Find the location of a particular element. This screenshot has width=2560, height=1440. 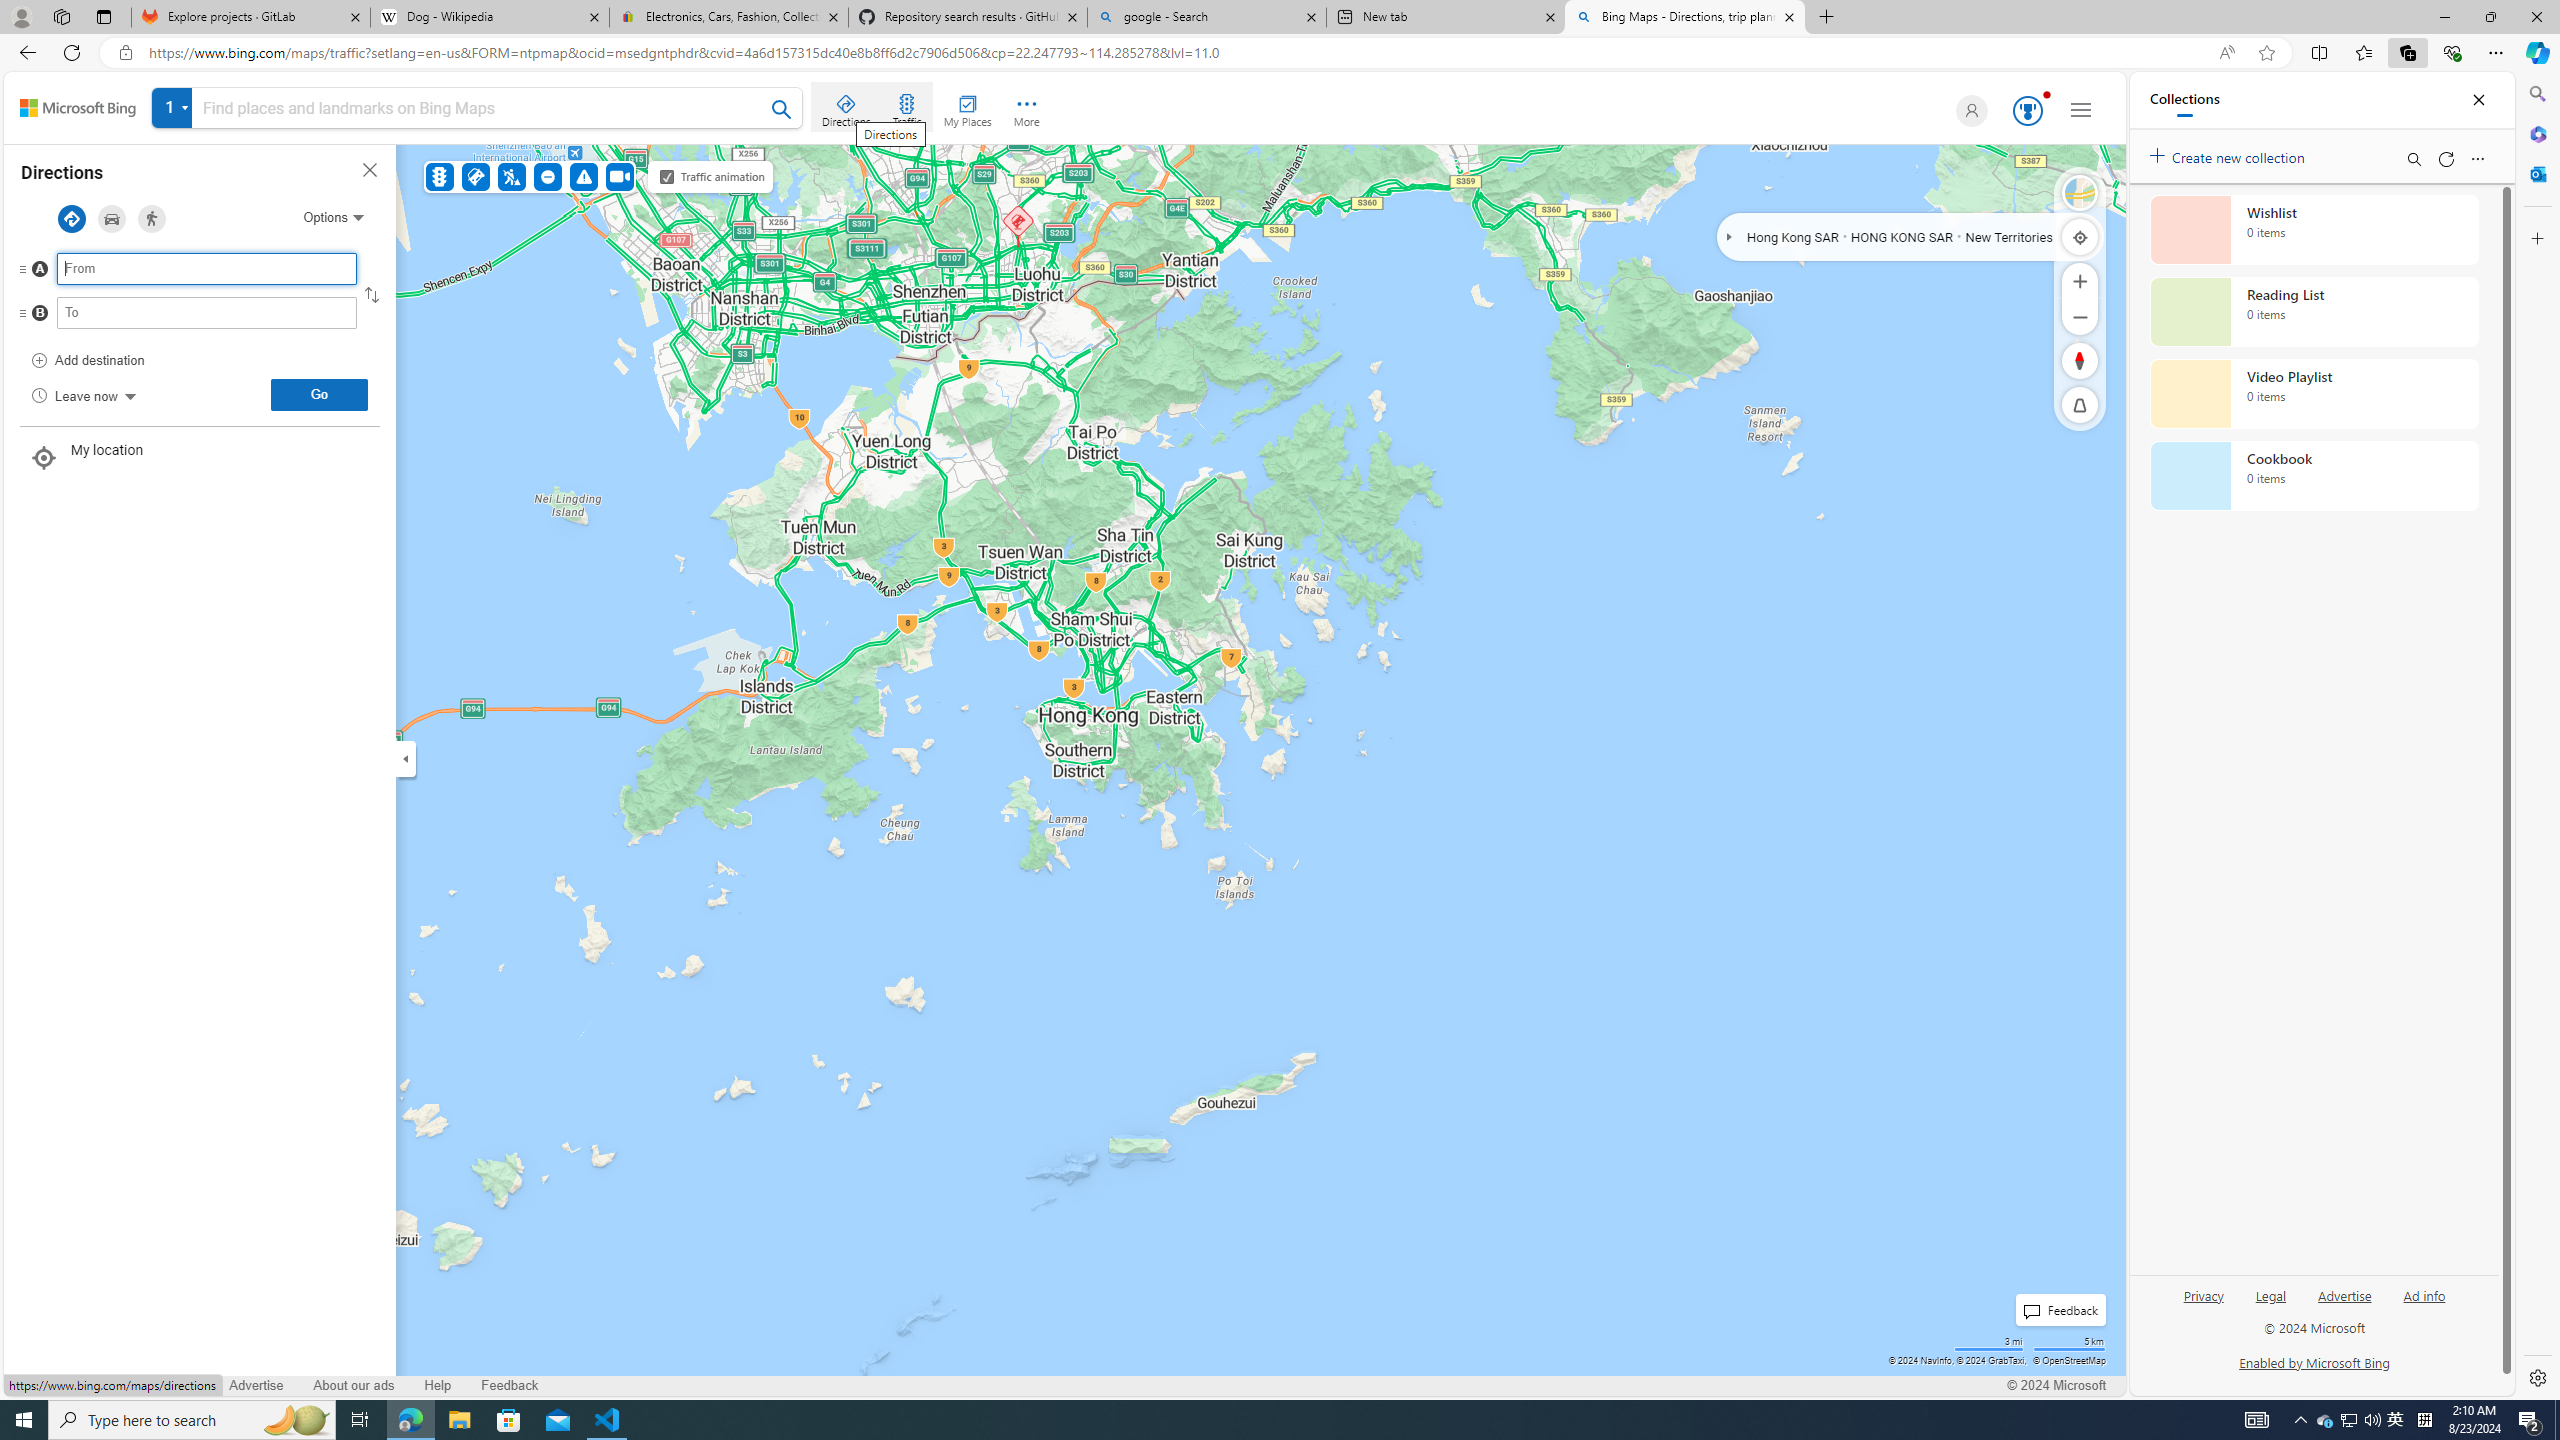

'Add destination' is located at coordinates (87, 360).